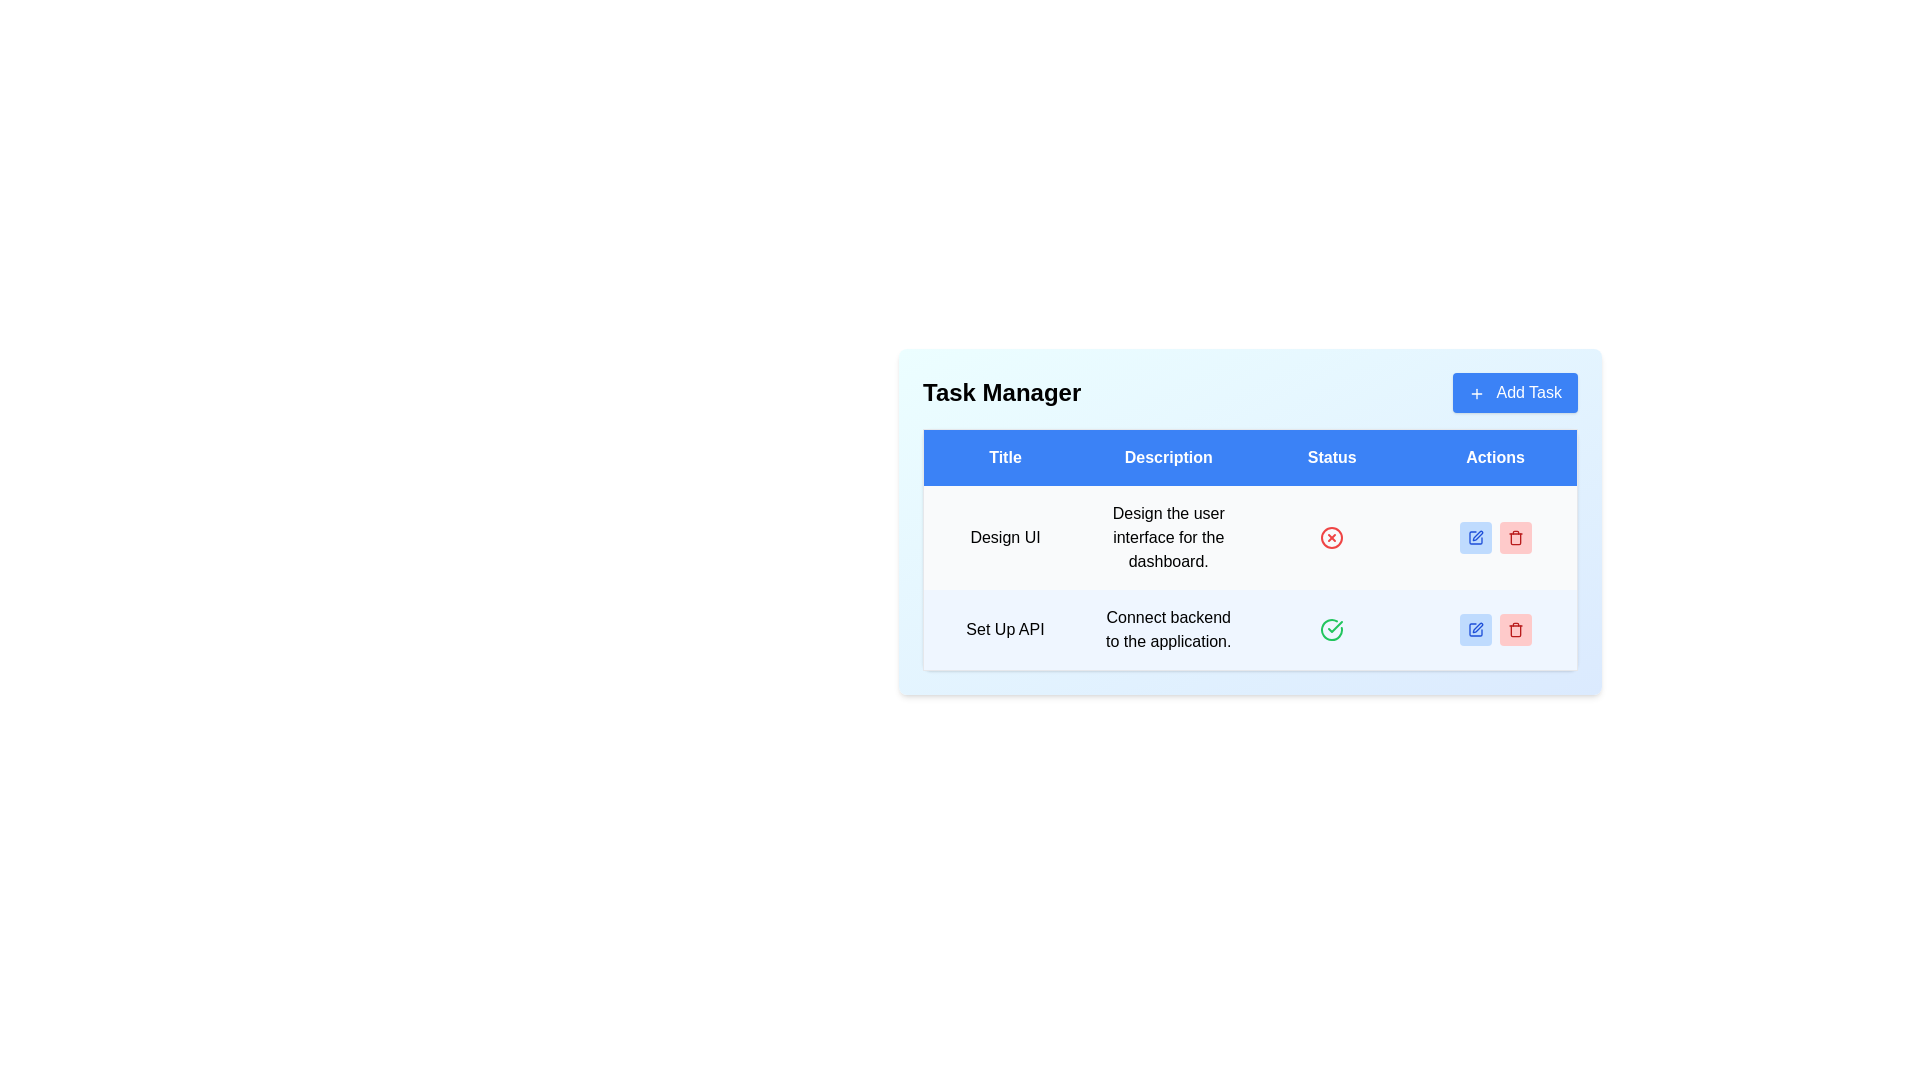 Image resolution: width=1920 pixels, height=1080 pixels. I want to click on the header cell of the table column, so click(1005, 457).